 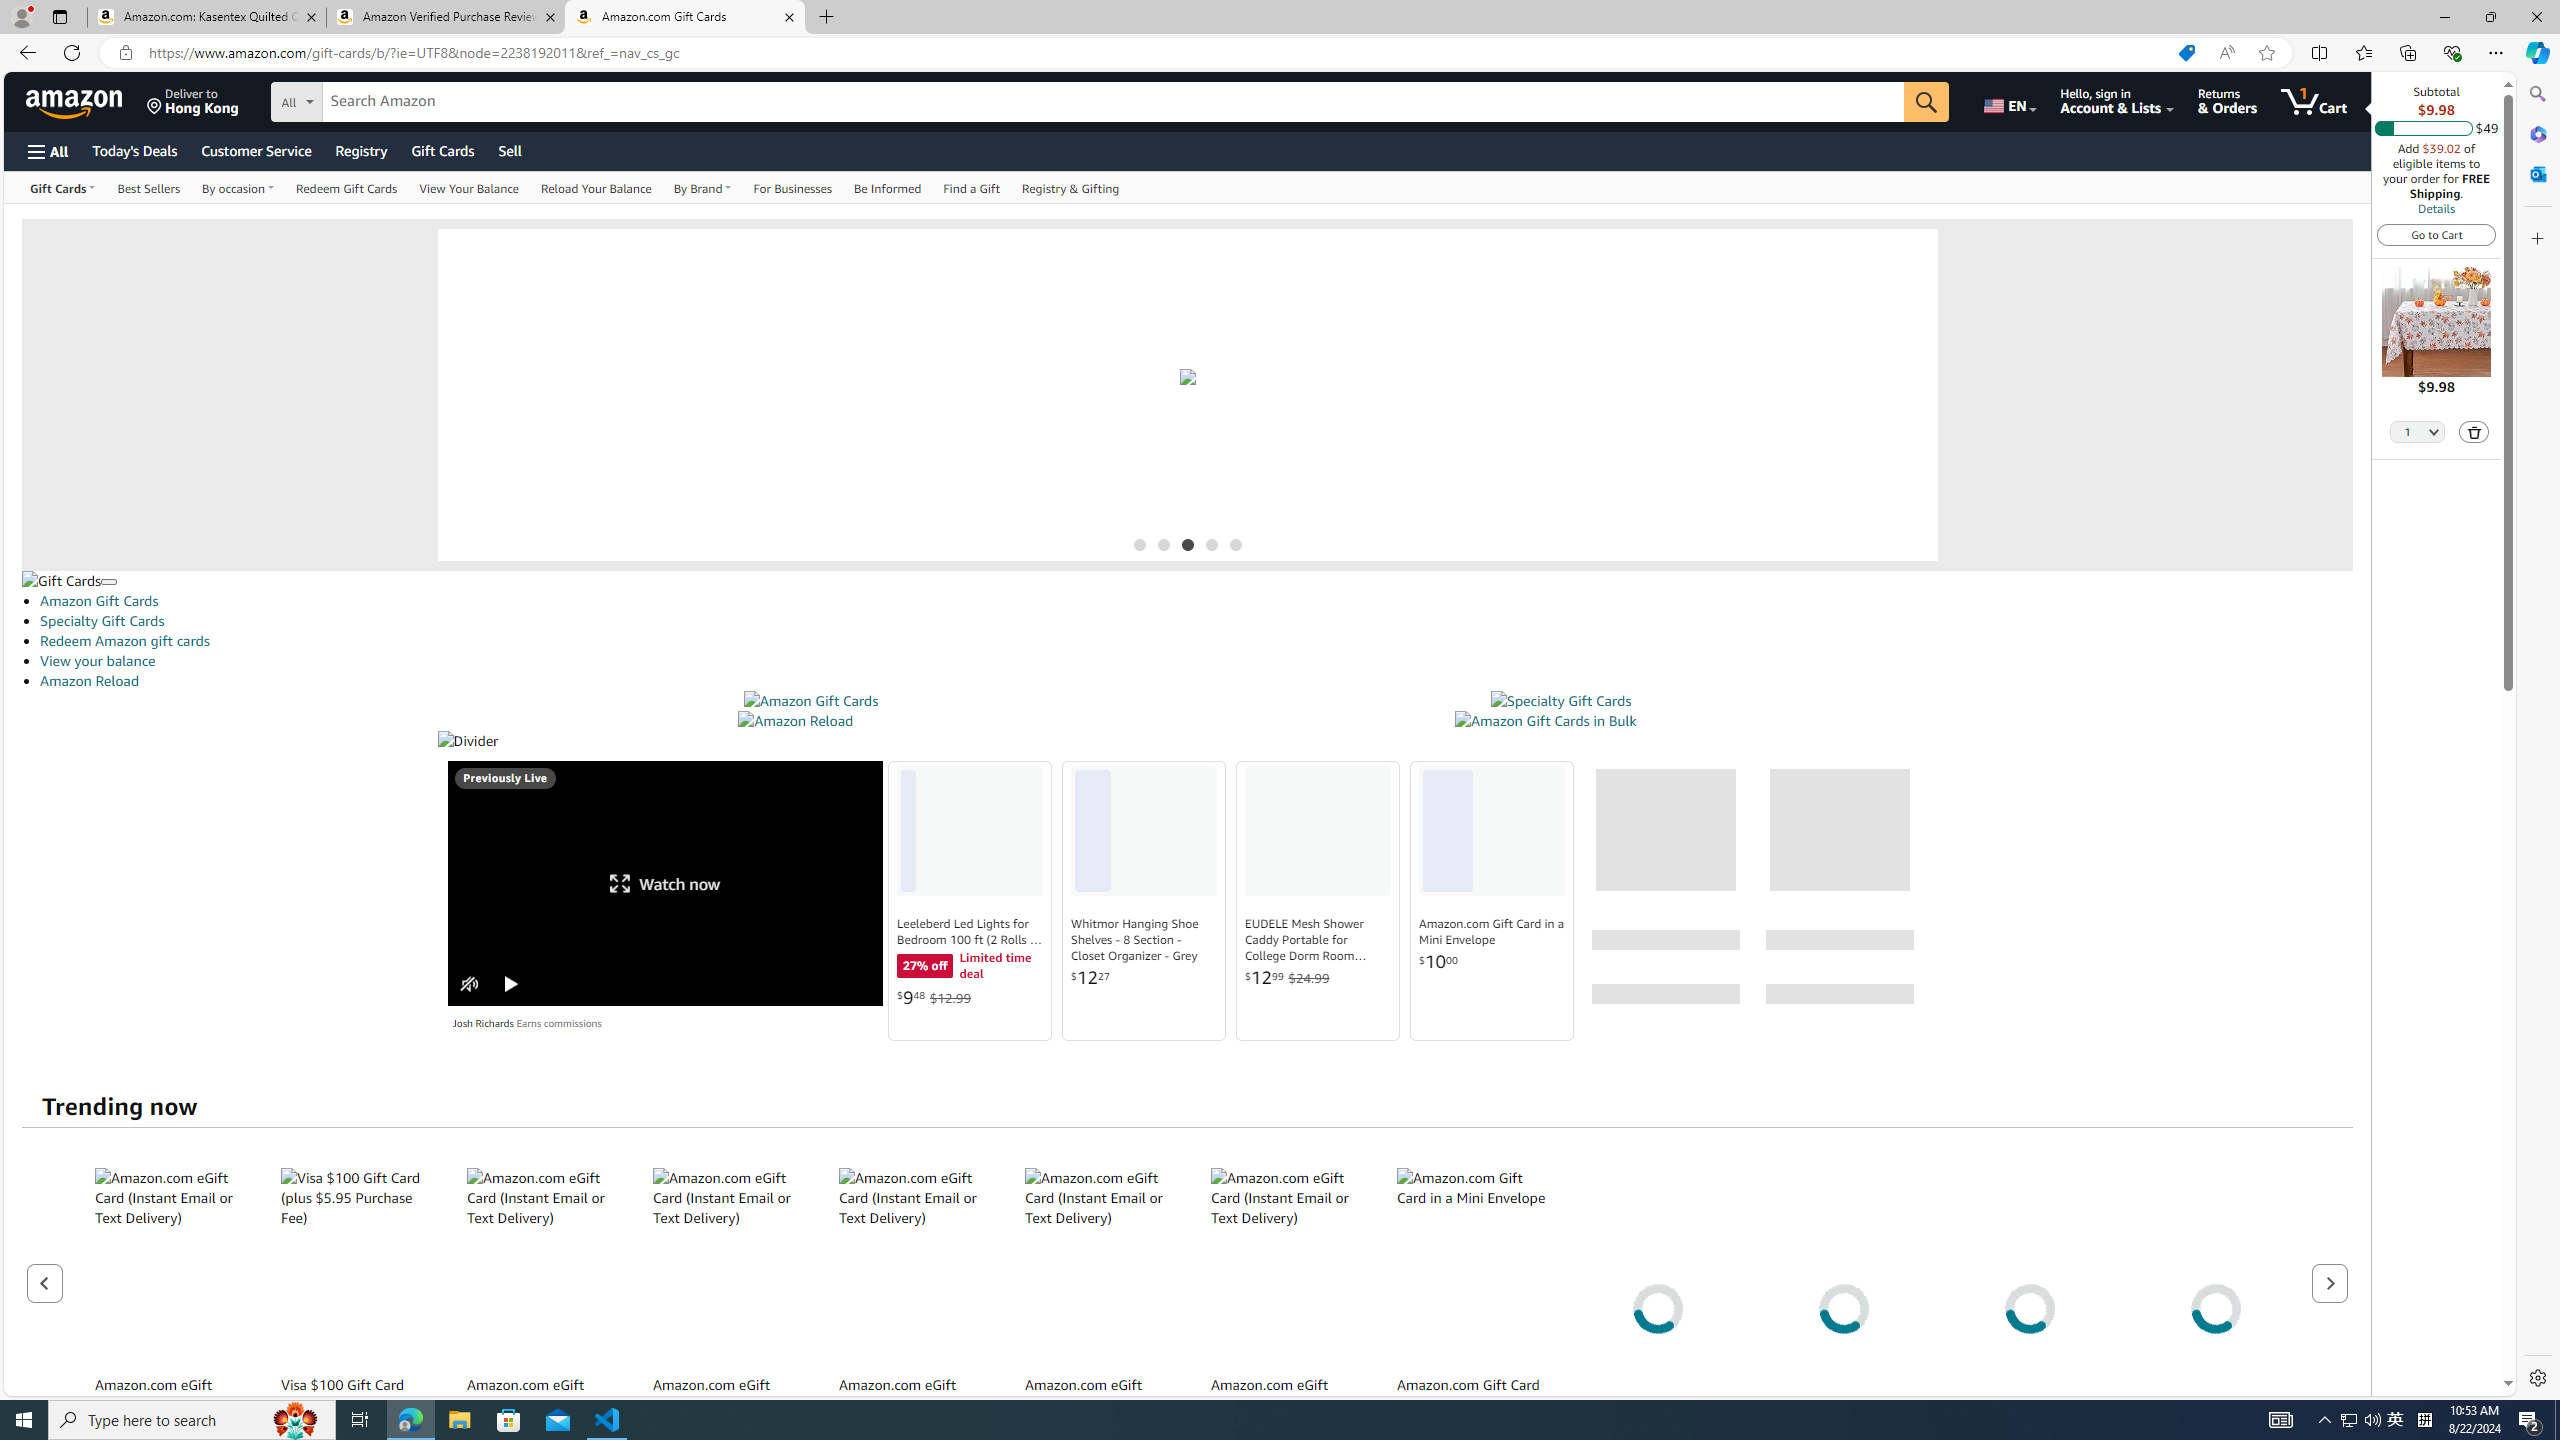 I want to click on 'Open Menu', so click(x=46, y=150).